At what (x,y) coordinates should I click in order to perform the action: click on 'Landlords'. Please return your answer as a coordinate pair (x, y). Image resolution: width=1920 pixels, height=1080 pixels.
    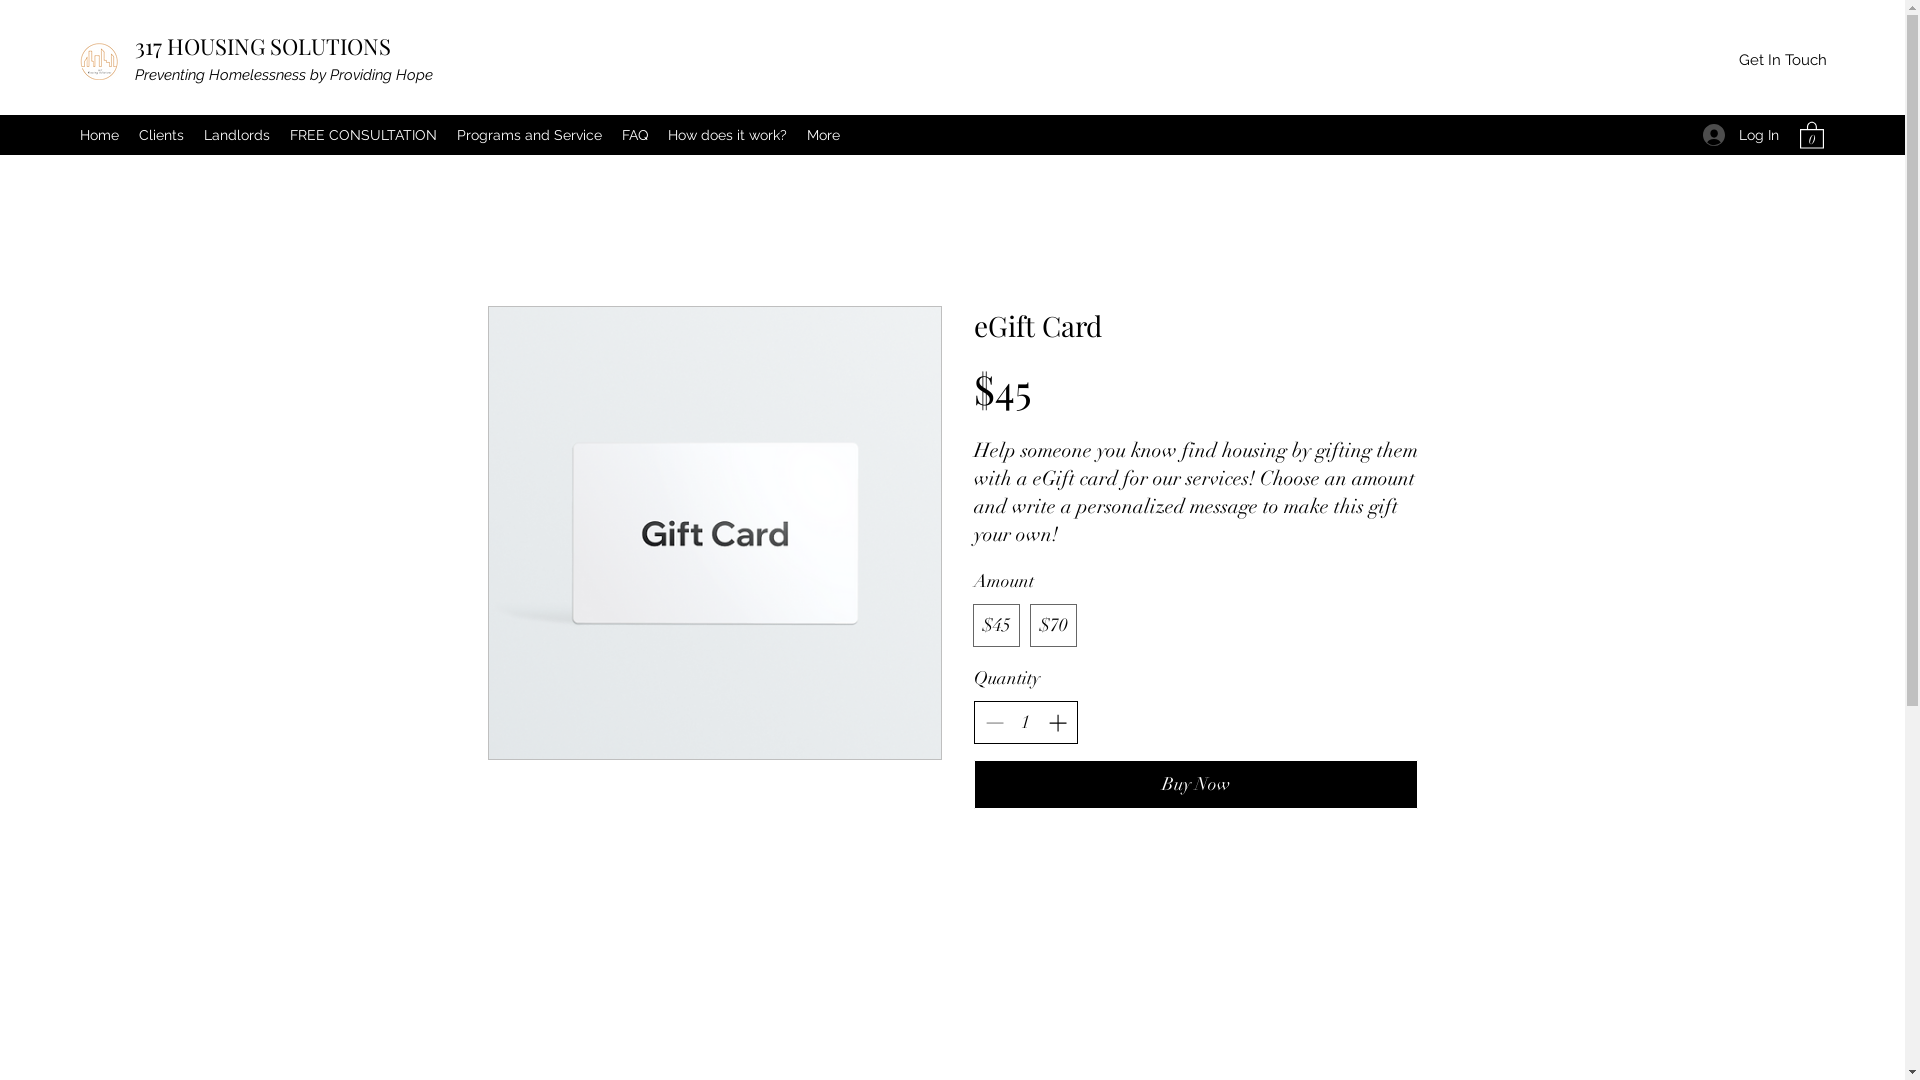
    Looking at the image, I should click on (236, 135).